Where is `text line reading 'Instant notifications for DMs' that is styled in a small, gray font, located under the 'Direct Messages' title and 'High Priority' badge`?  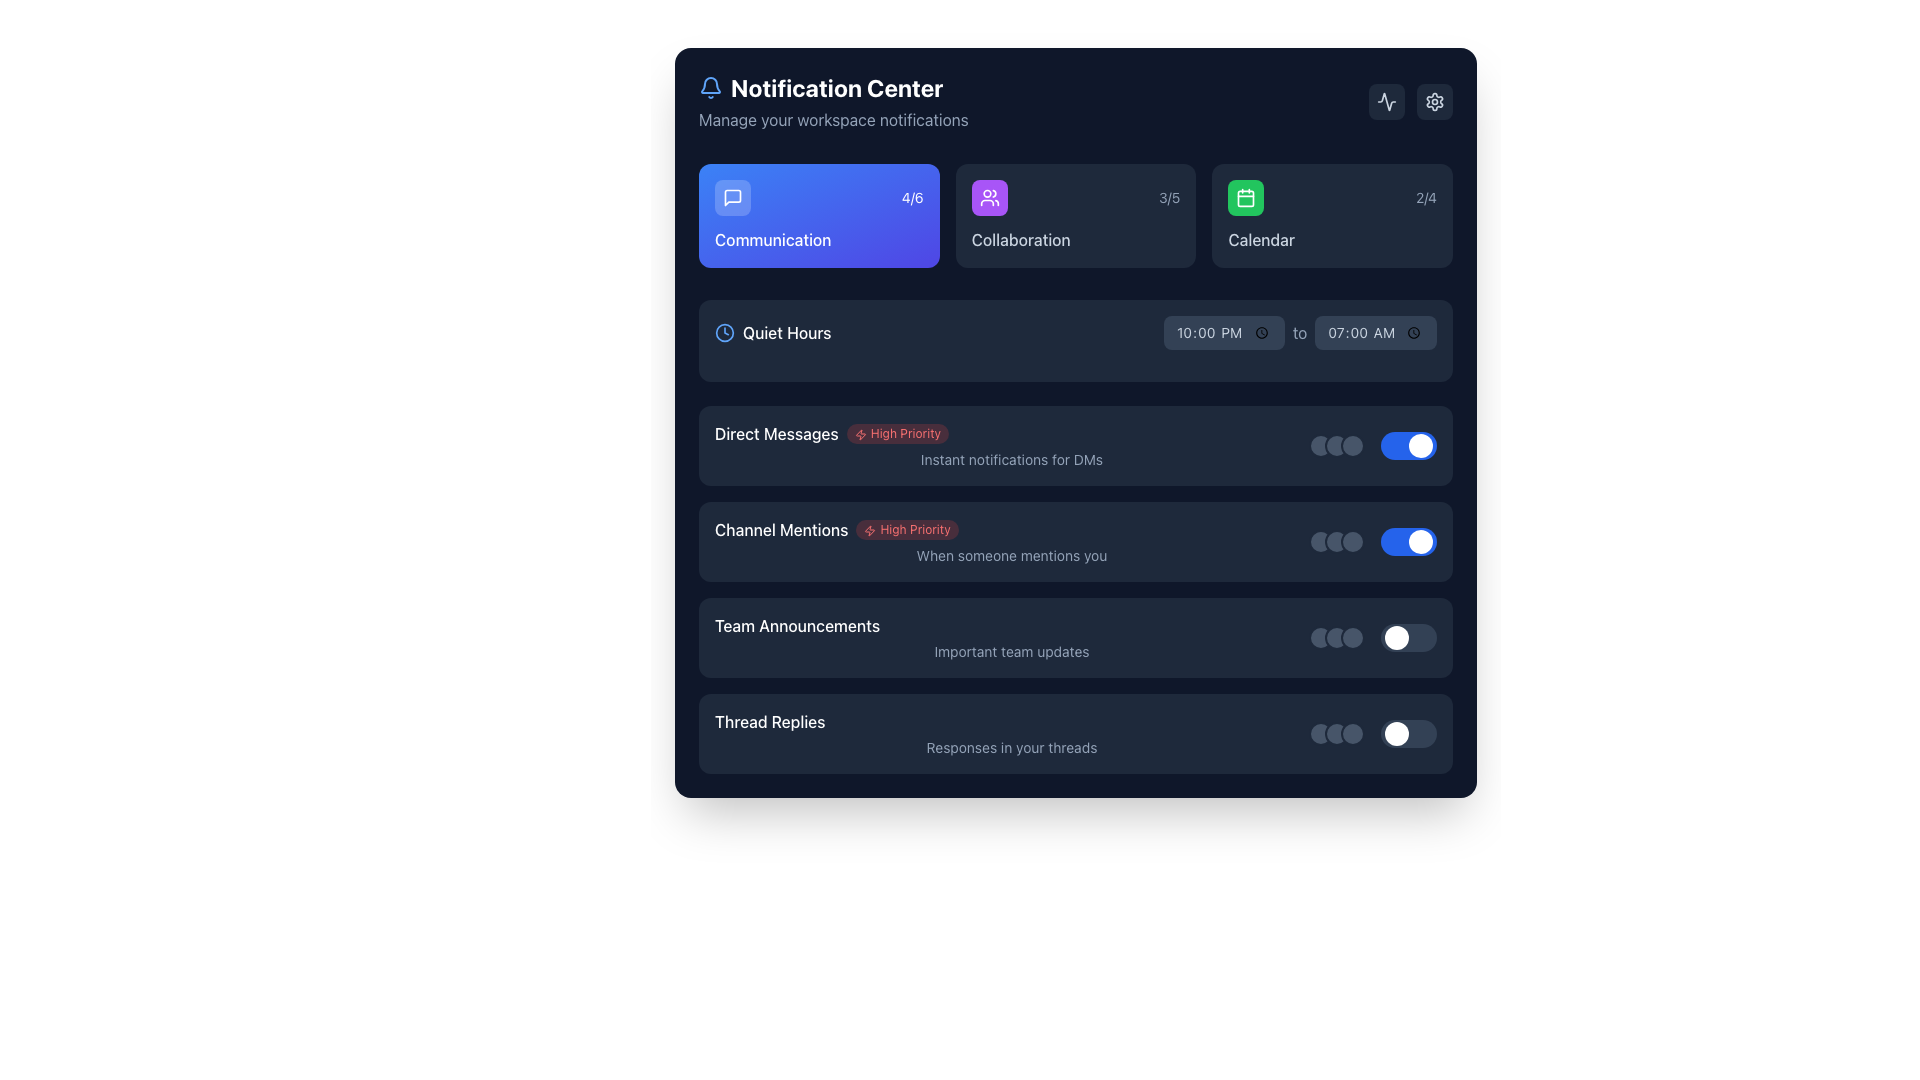
text line reading 'Instant notifications for DMs' that is styled in a small, gray font, located under the 'Direct Messages' title and 'High Priority' badge is located at coordinates (1012, 459).